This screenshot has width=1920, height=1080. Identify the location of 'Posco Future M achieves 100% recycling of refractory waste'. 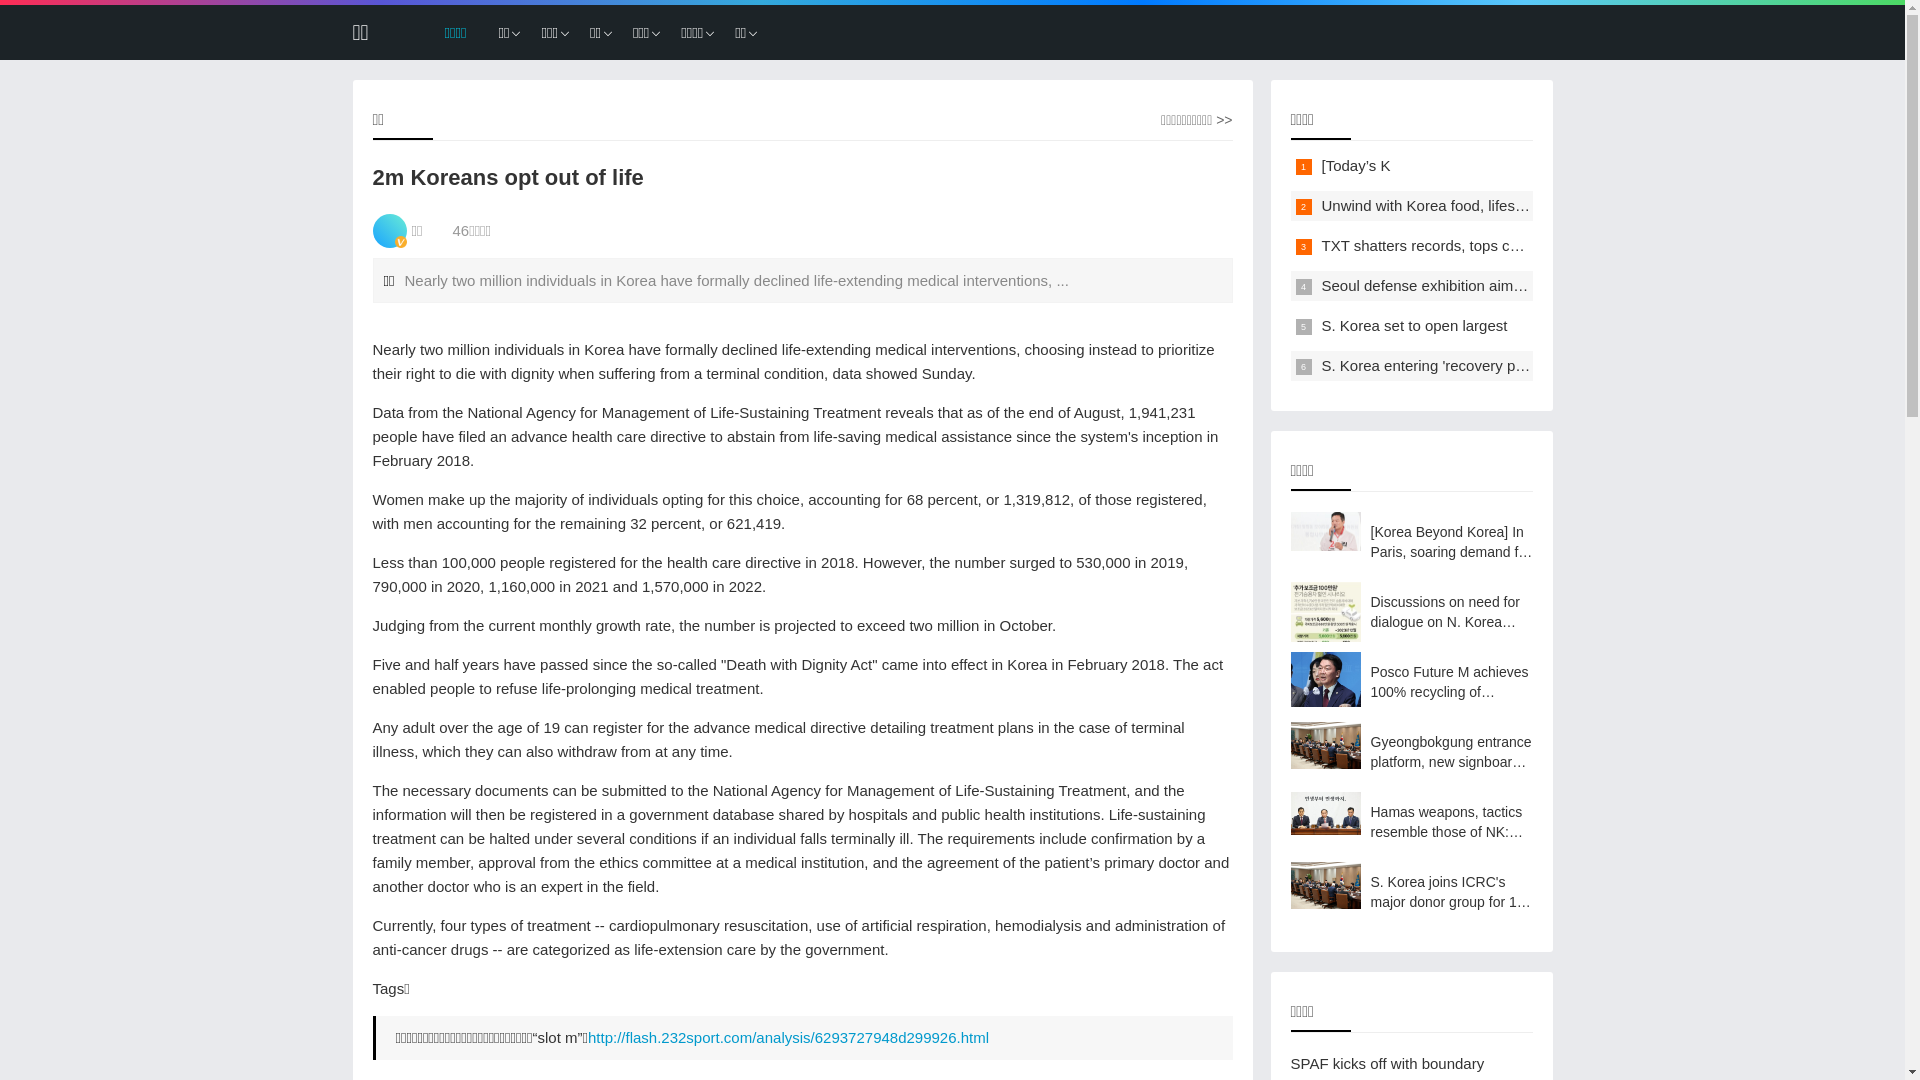
(1410, 681).